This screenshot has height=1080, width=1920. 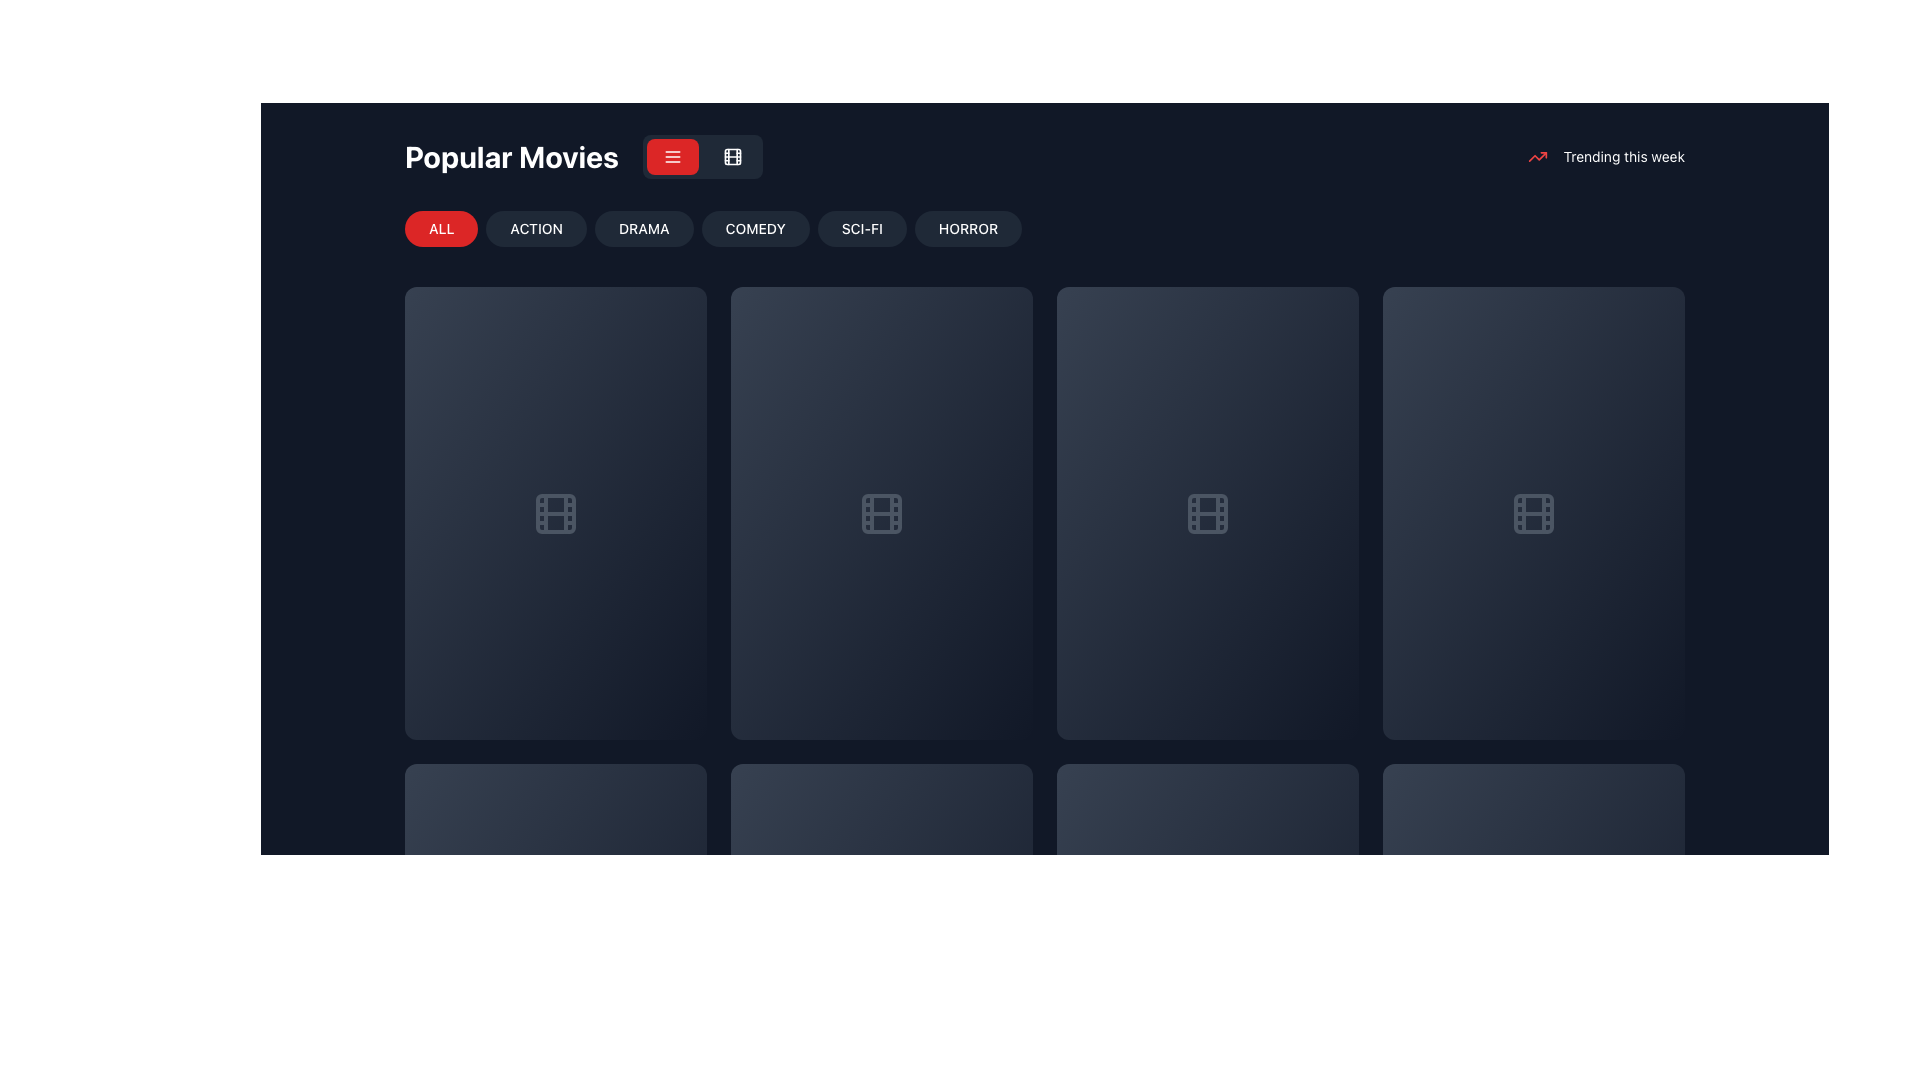 What do you see at coordinates (1207, 512) in the screenshot?
I see `the film icon resembling a rectangular shape with a bordered frame and spaced-out vertical strips, styled in gray, located in the second row and third column of the grid layout` at bounding box center [1207, 512].